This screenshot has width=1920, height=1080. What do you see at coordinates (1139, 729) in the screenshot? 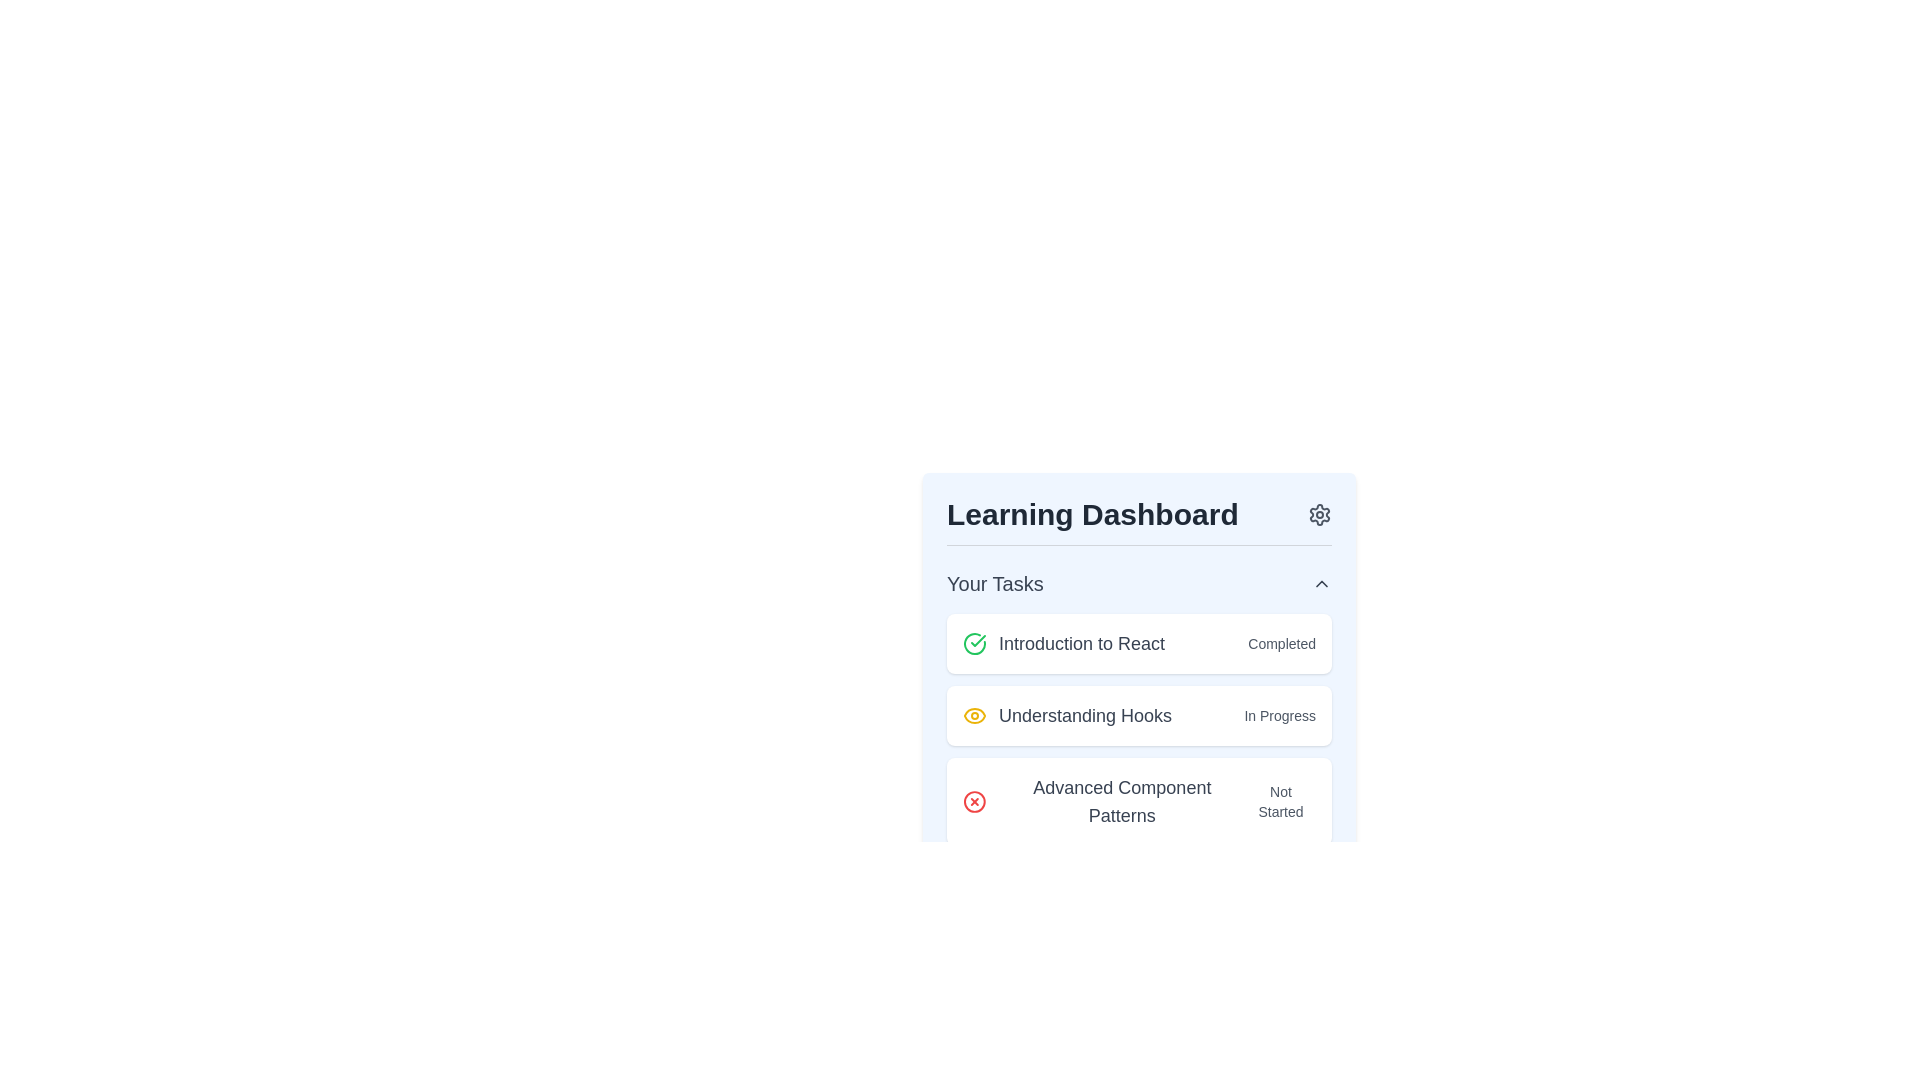
I see `the task entry box titled 'Understanding Hooks' which contains an eye icon and the status 'In Progress'` at bounding box center [1139, 729].